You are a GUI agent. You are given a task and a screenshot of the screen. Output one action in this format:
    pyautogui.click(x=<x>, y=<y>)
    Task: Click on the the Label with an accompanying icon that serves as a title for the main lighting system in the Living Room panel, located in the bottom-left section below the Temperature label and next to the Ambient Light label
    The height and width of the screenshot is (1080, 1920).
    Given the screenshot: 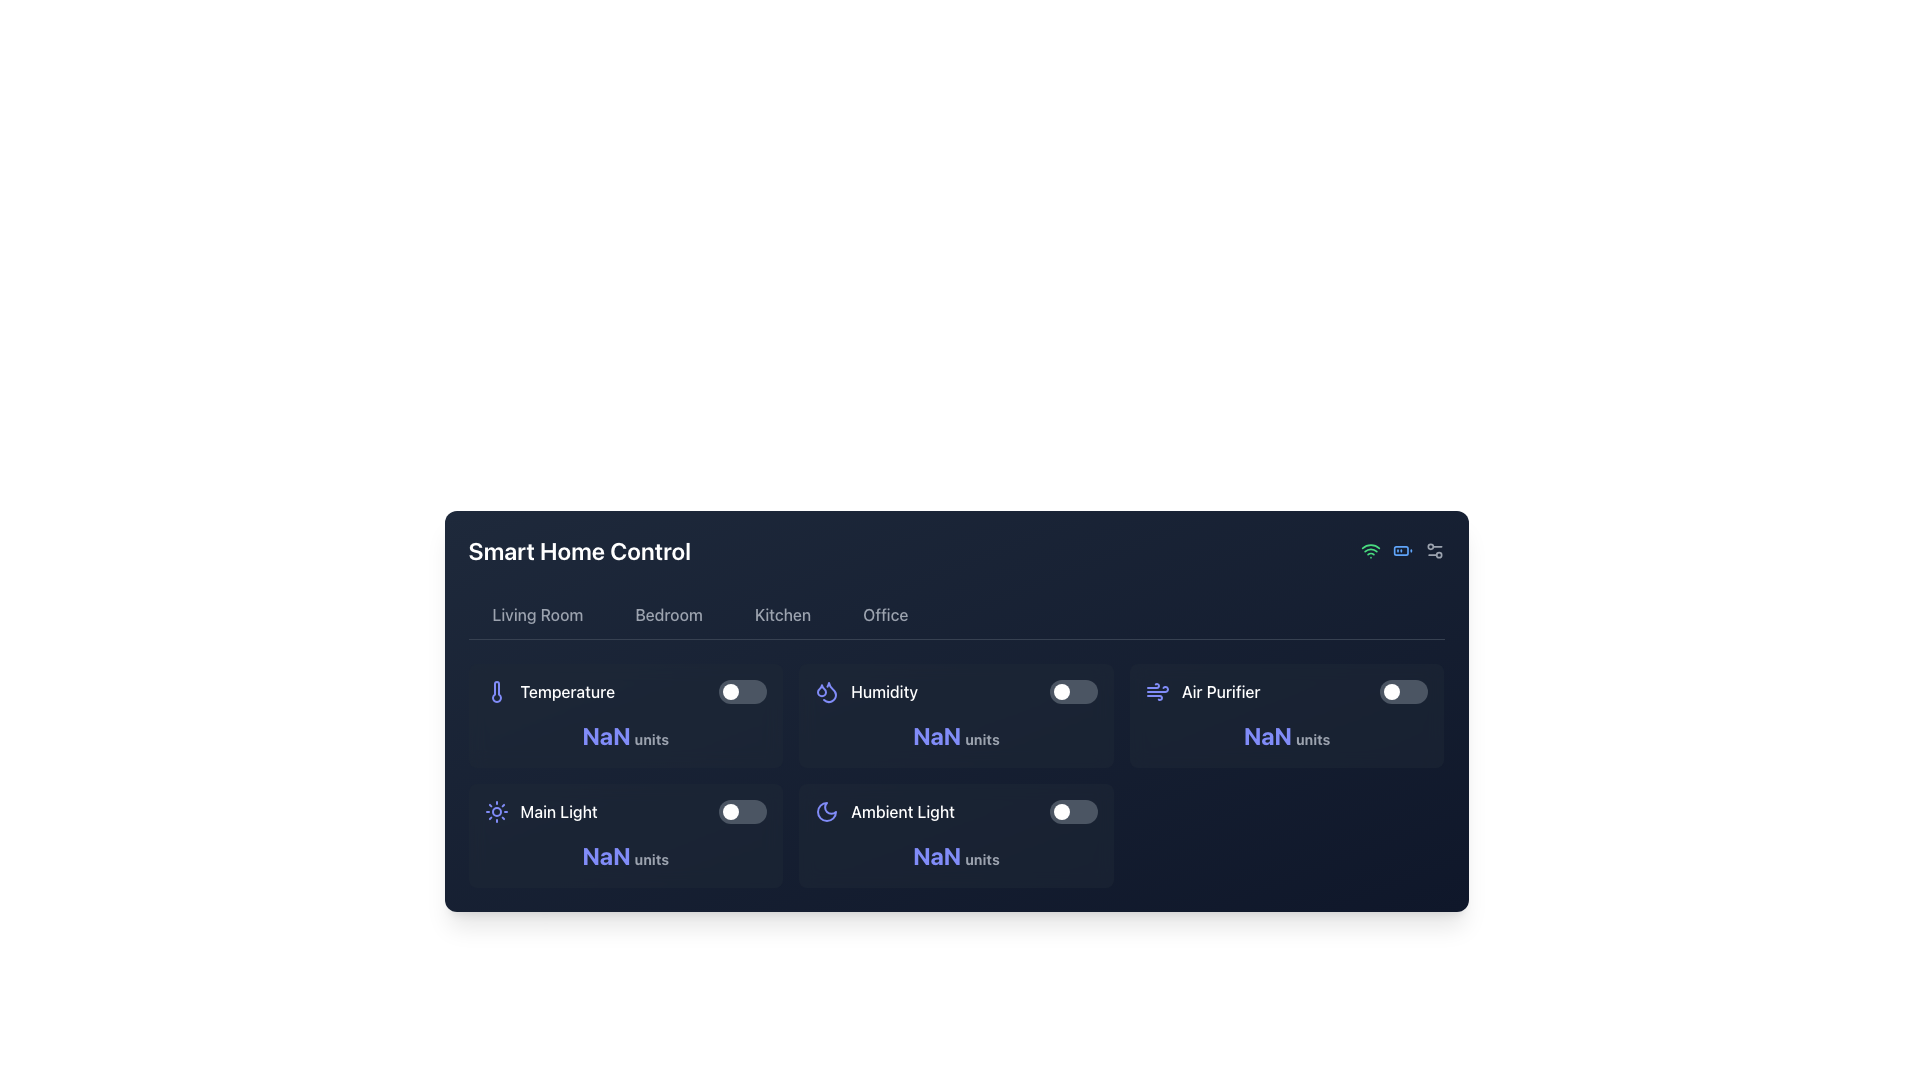 What is the action you would take?
    pyautogui.click(x=541, y=812)
    